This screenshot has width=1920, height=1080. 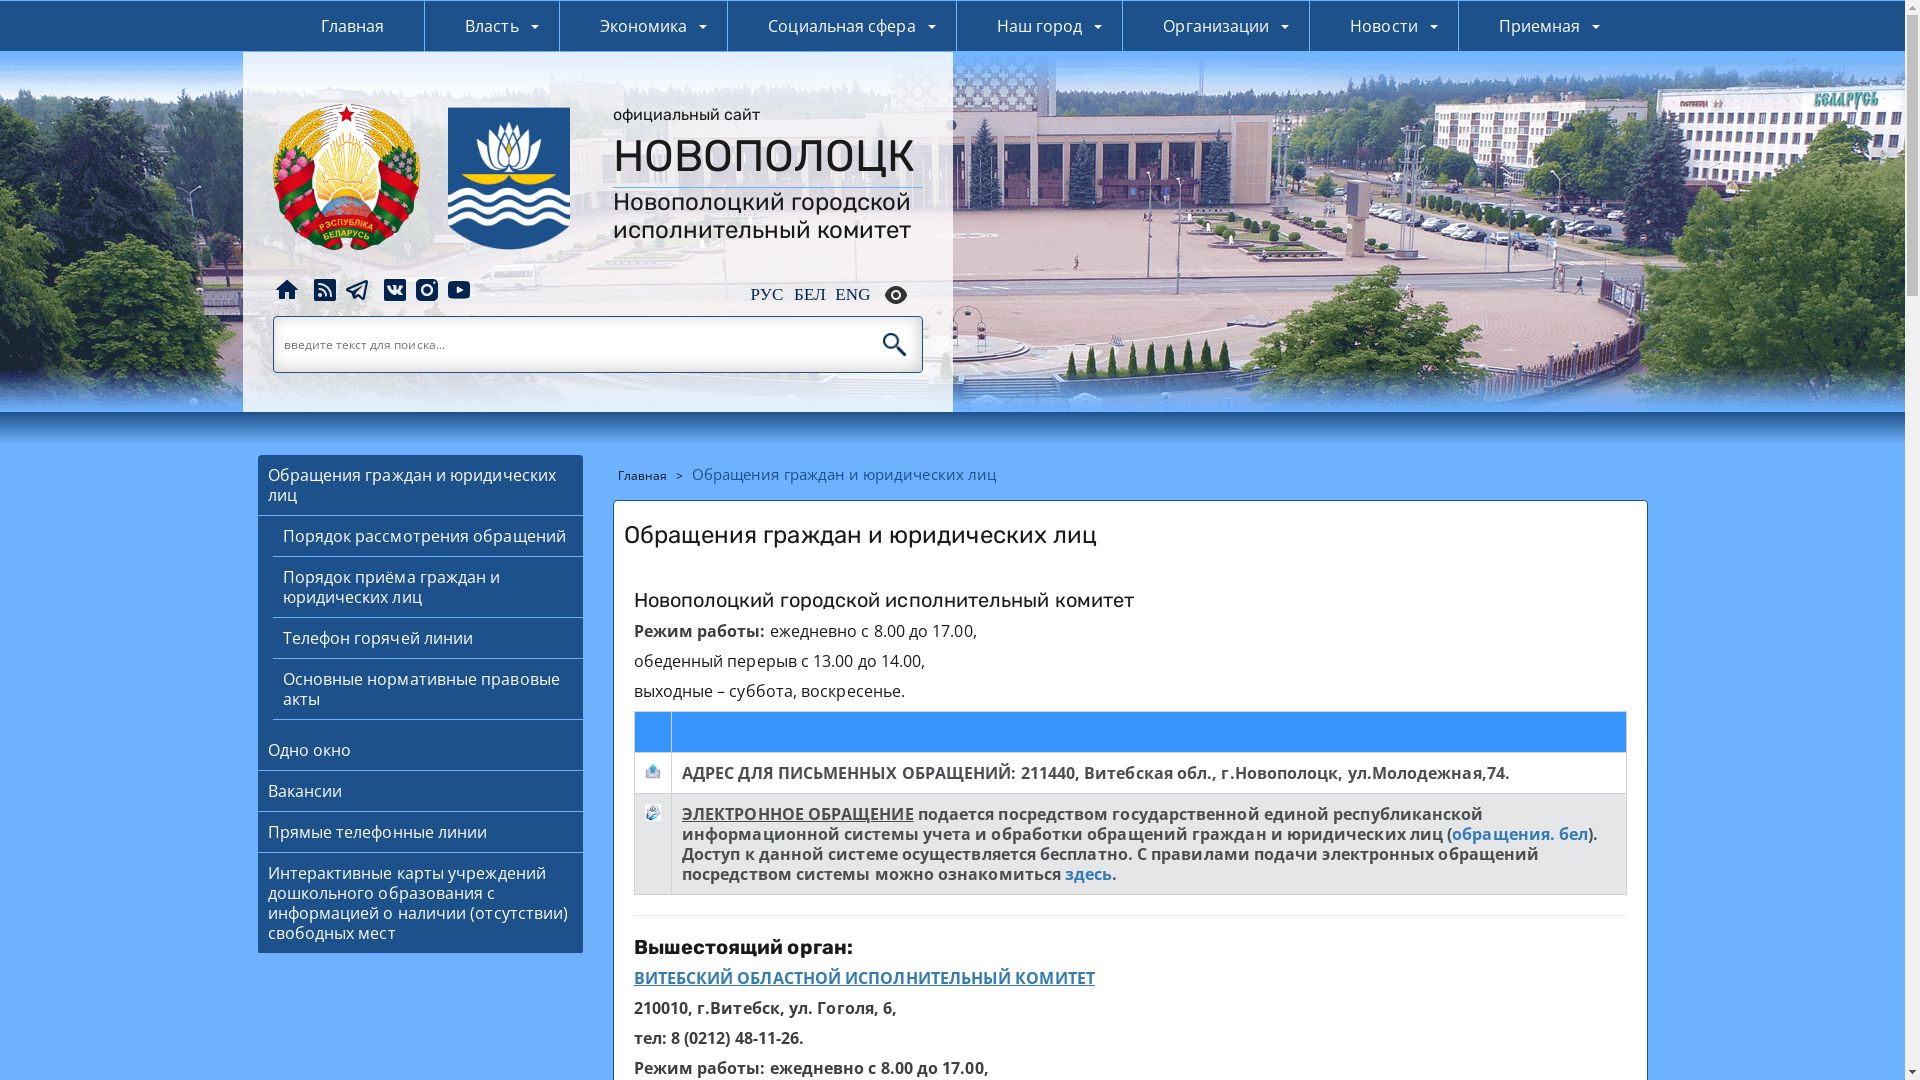 What do you see at coordinates (426, 288) in the screenshot?
I see `'Instagram'` at bounding box center [426, 288].